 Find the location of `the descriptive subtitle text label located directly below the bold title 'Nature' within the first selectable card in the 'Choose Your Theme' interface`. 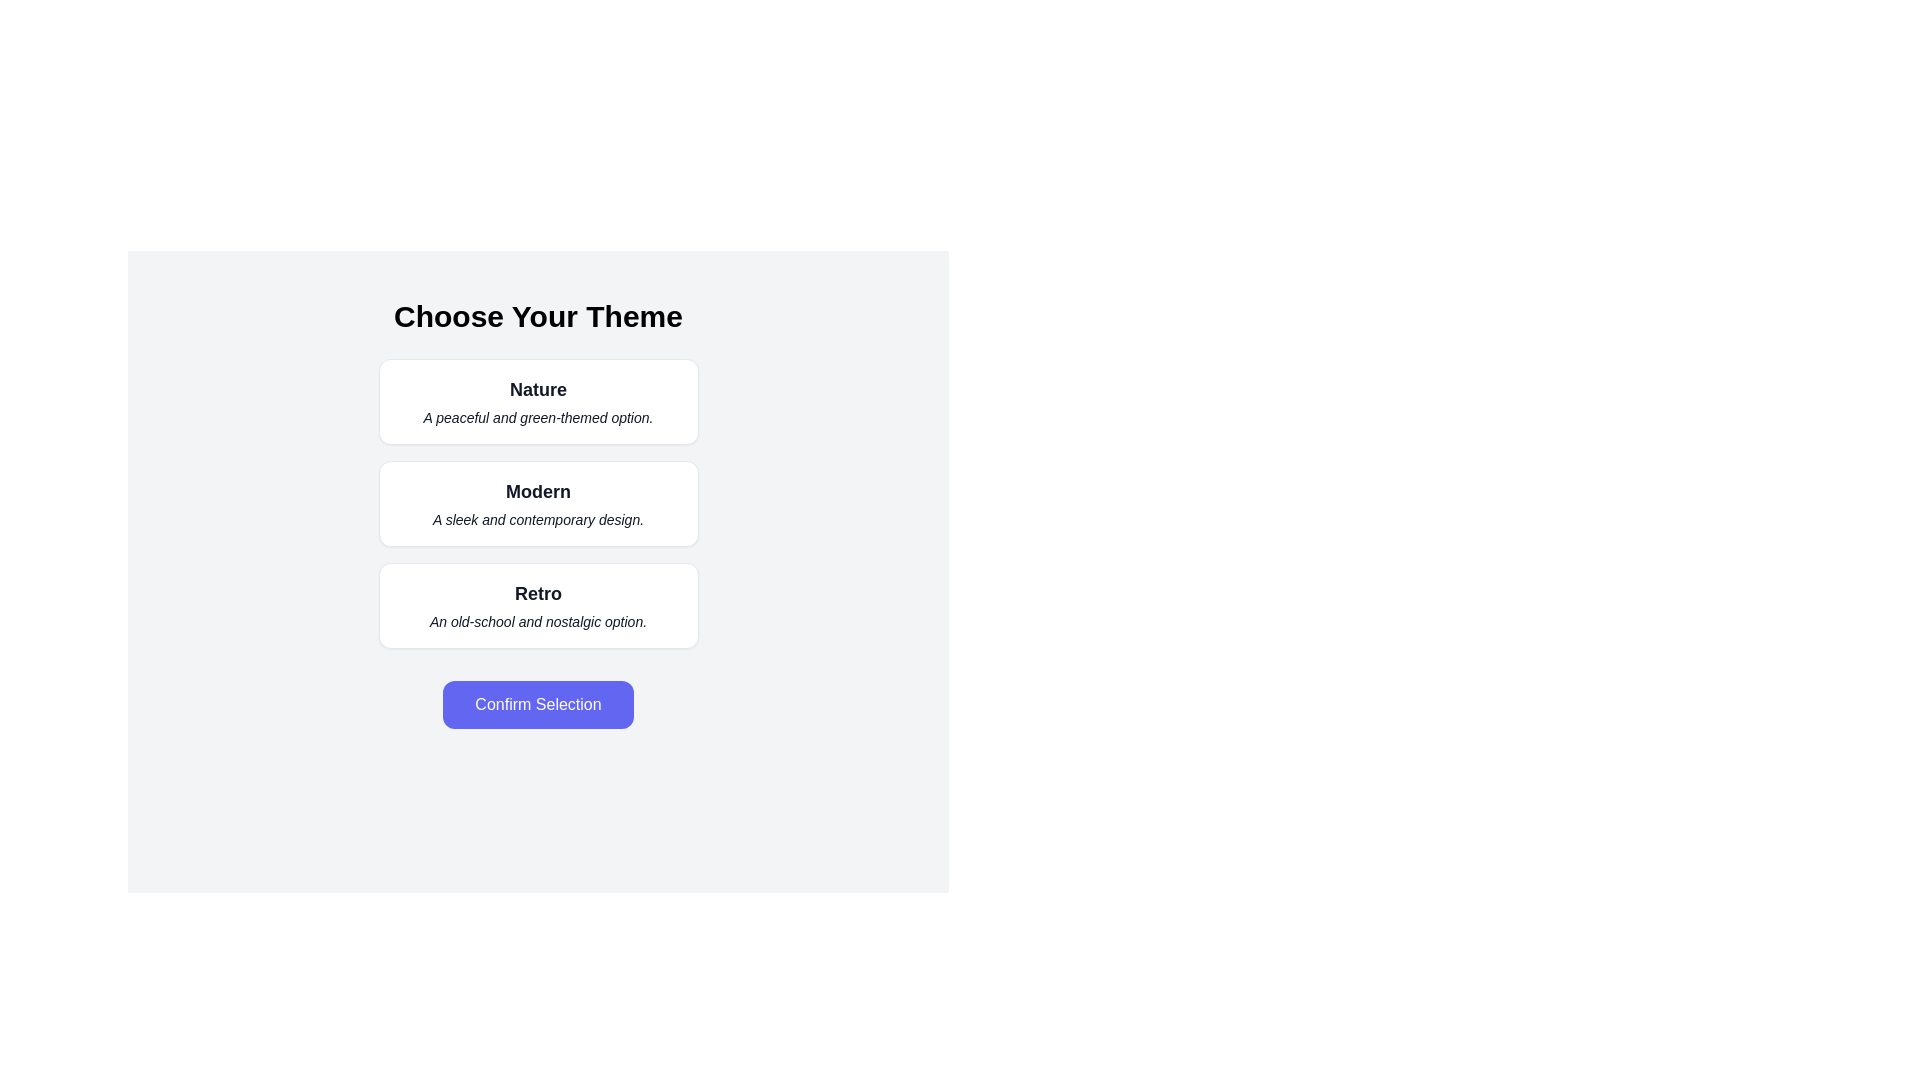

the descriptive subtitle text label located directly below the bold title 'Nature' within the first selectable card in the 'Choose Your Theme' interface is located at coordinates (538, 416).